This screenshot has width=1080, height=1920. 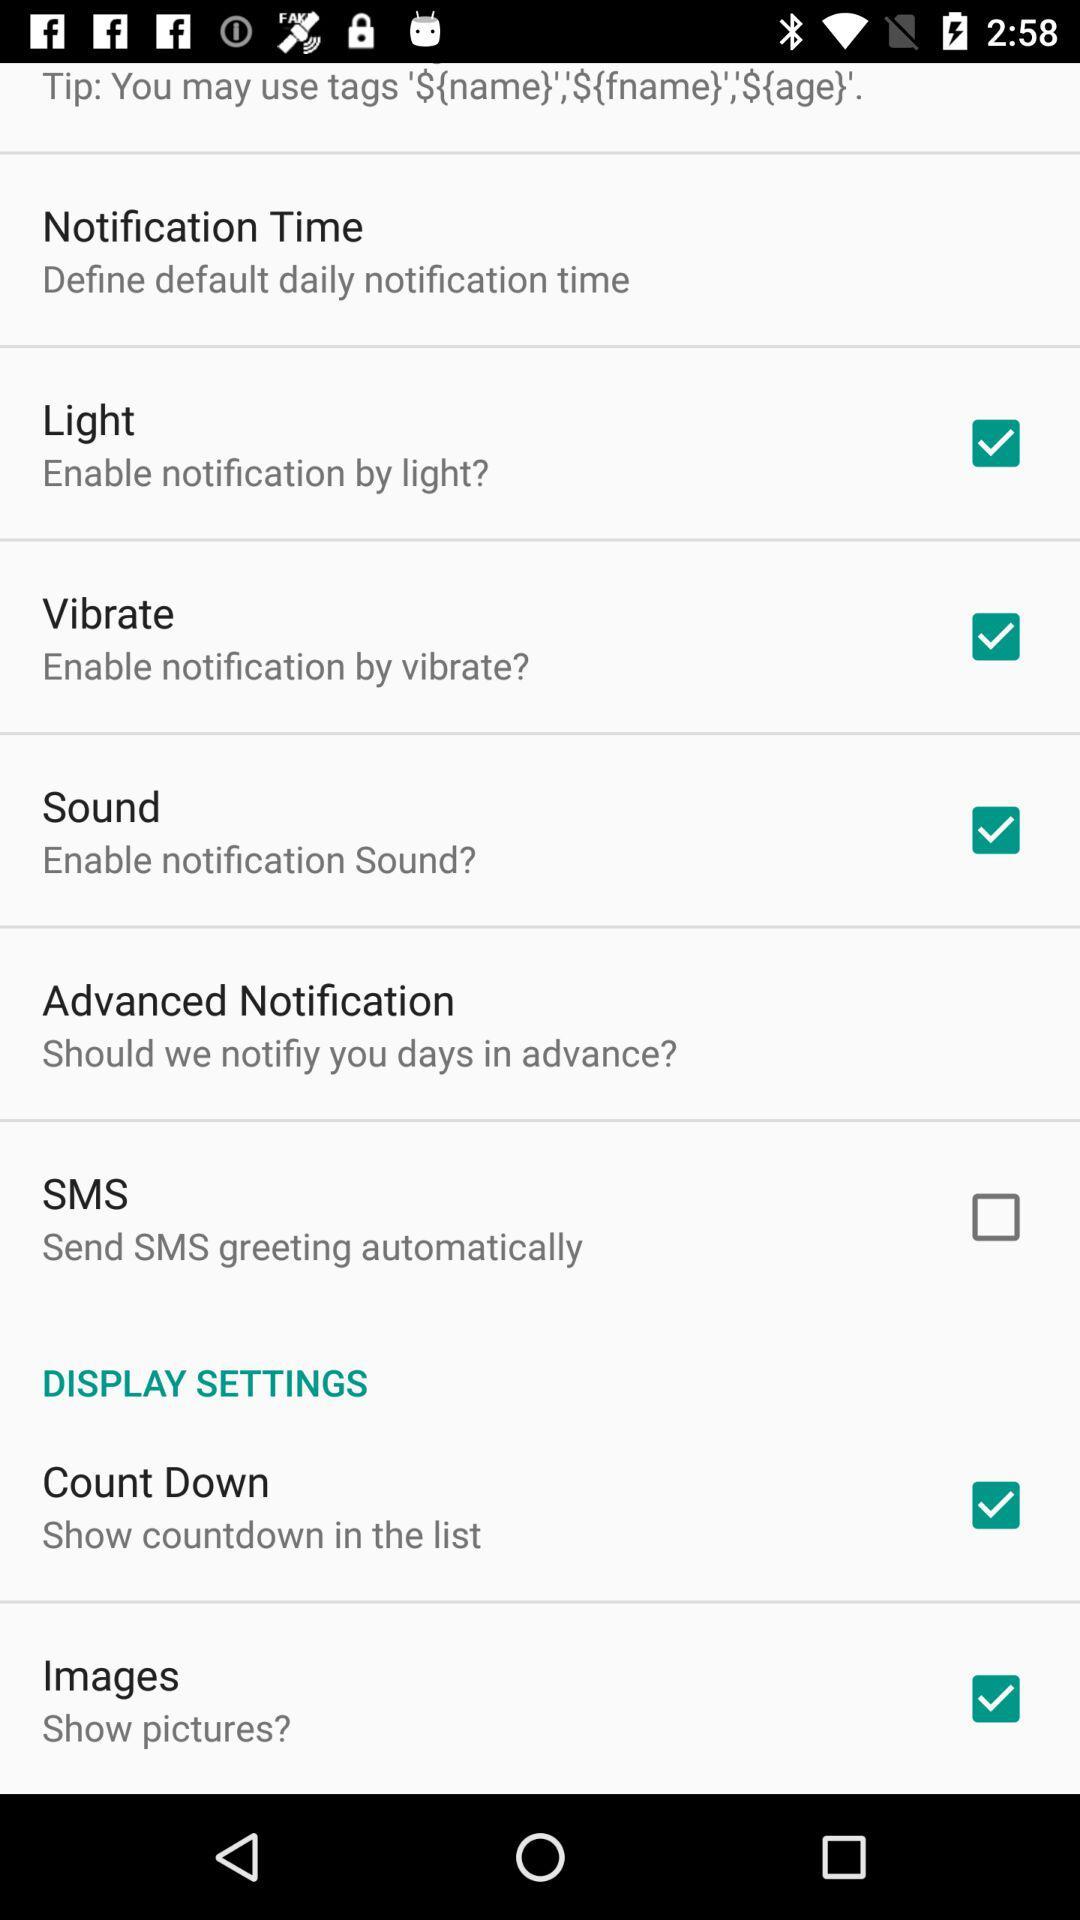 What do you see at coordinates (312, 1244) in the screenshot?
I see `the item below the sms icon` at bounding box center [312, 1244].